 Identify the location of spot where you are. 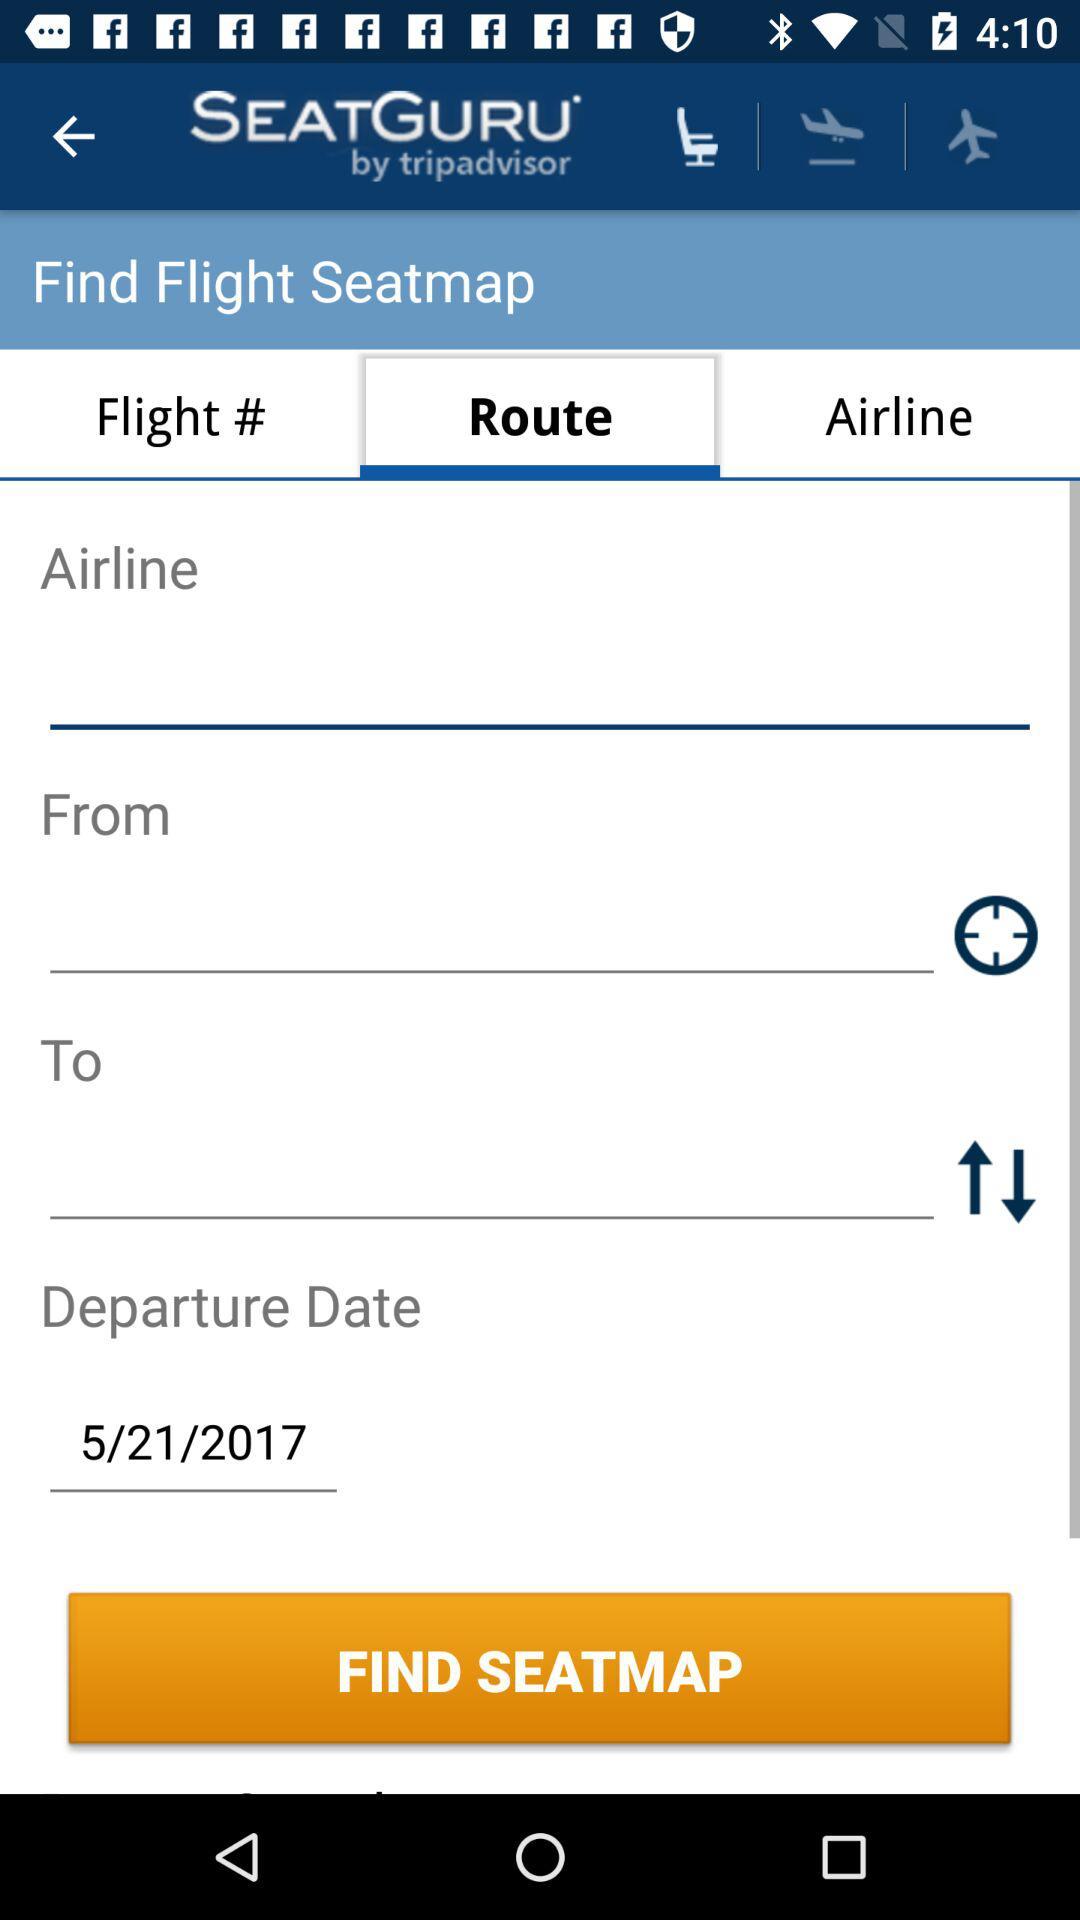
(996, 934).